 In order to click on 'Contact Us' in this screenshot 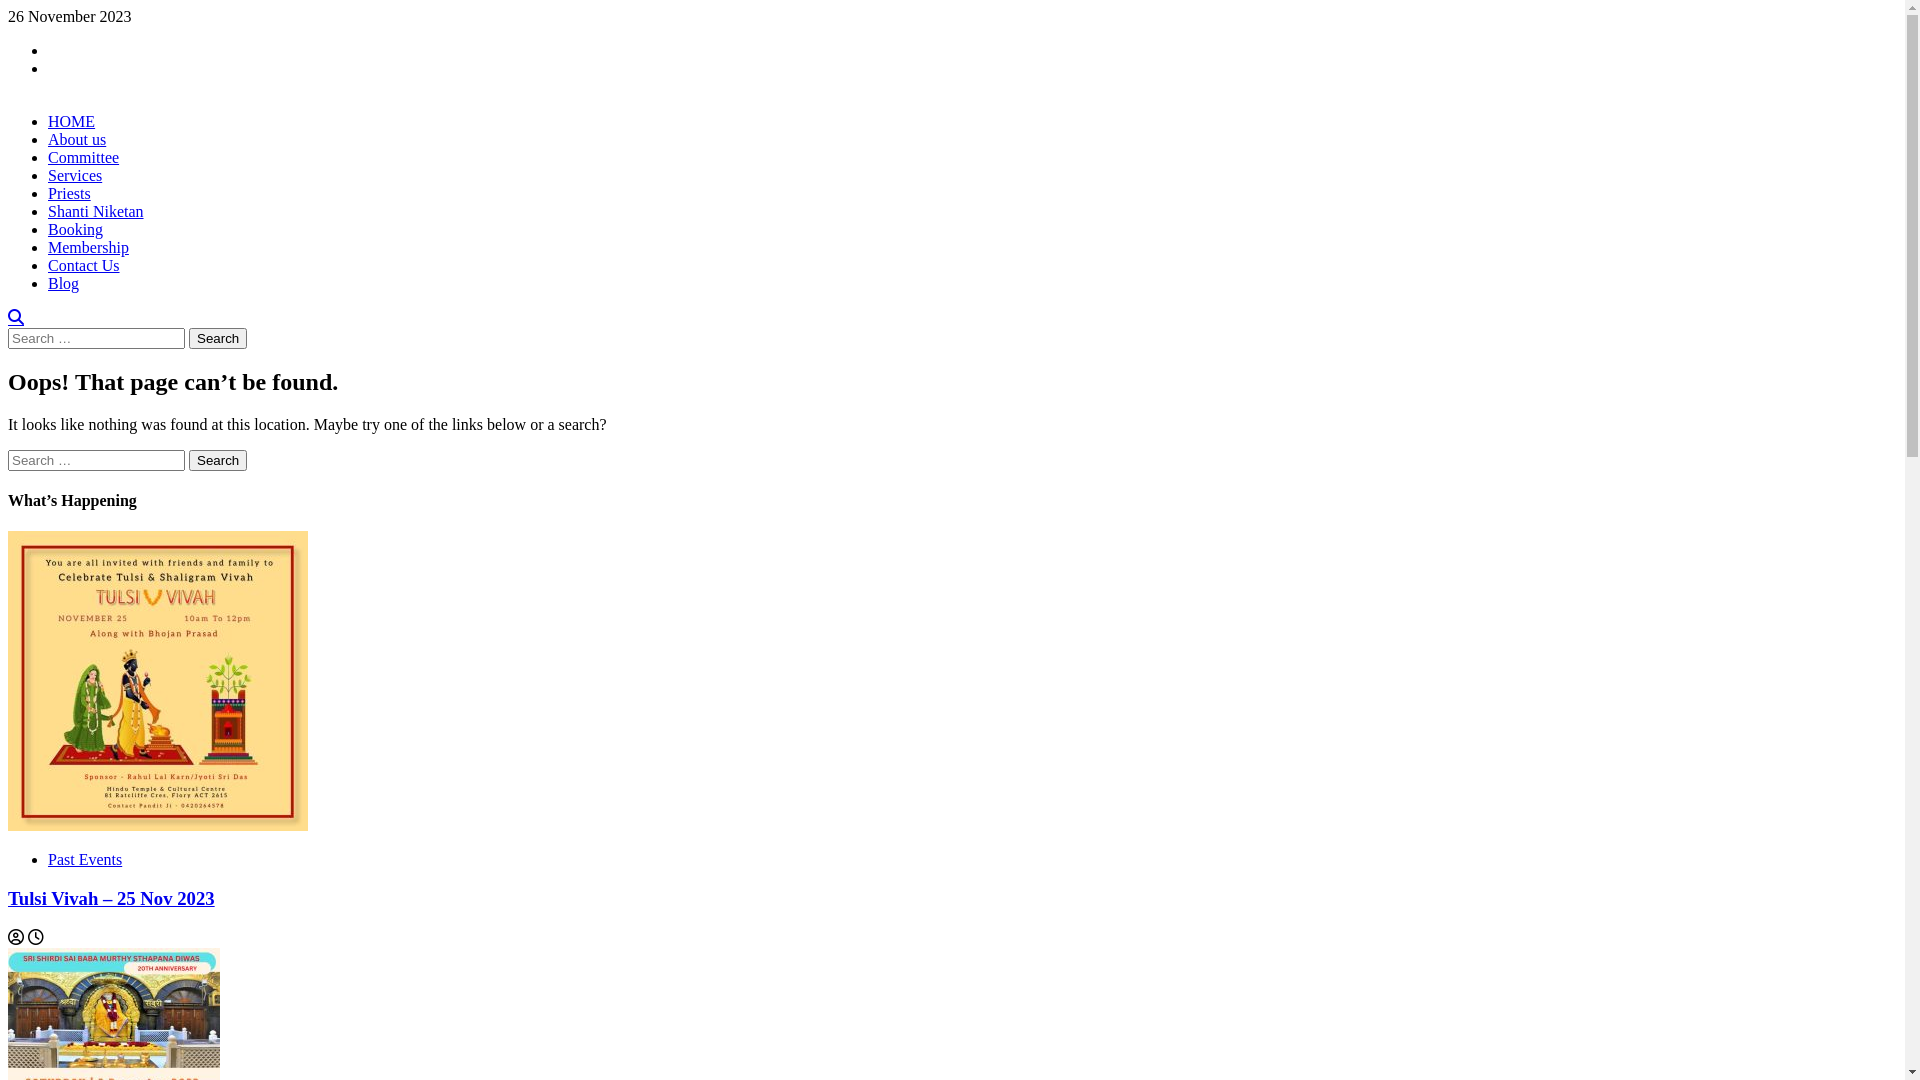, I will do `click(82, 264)`.